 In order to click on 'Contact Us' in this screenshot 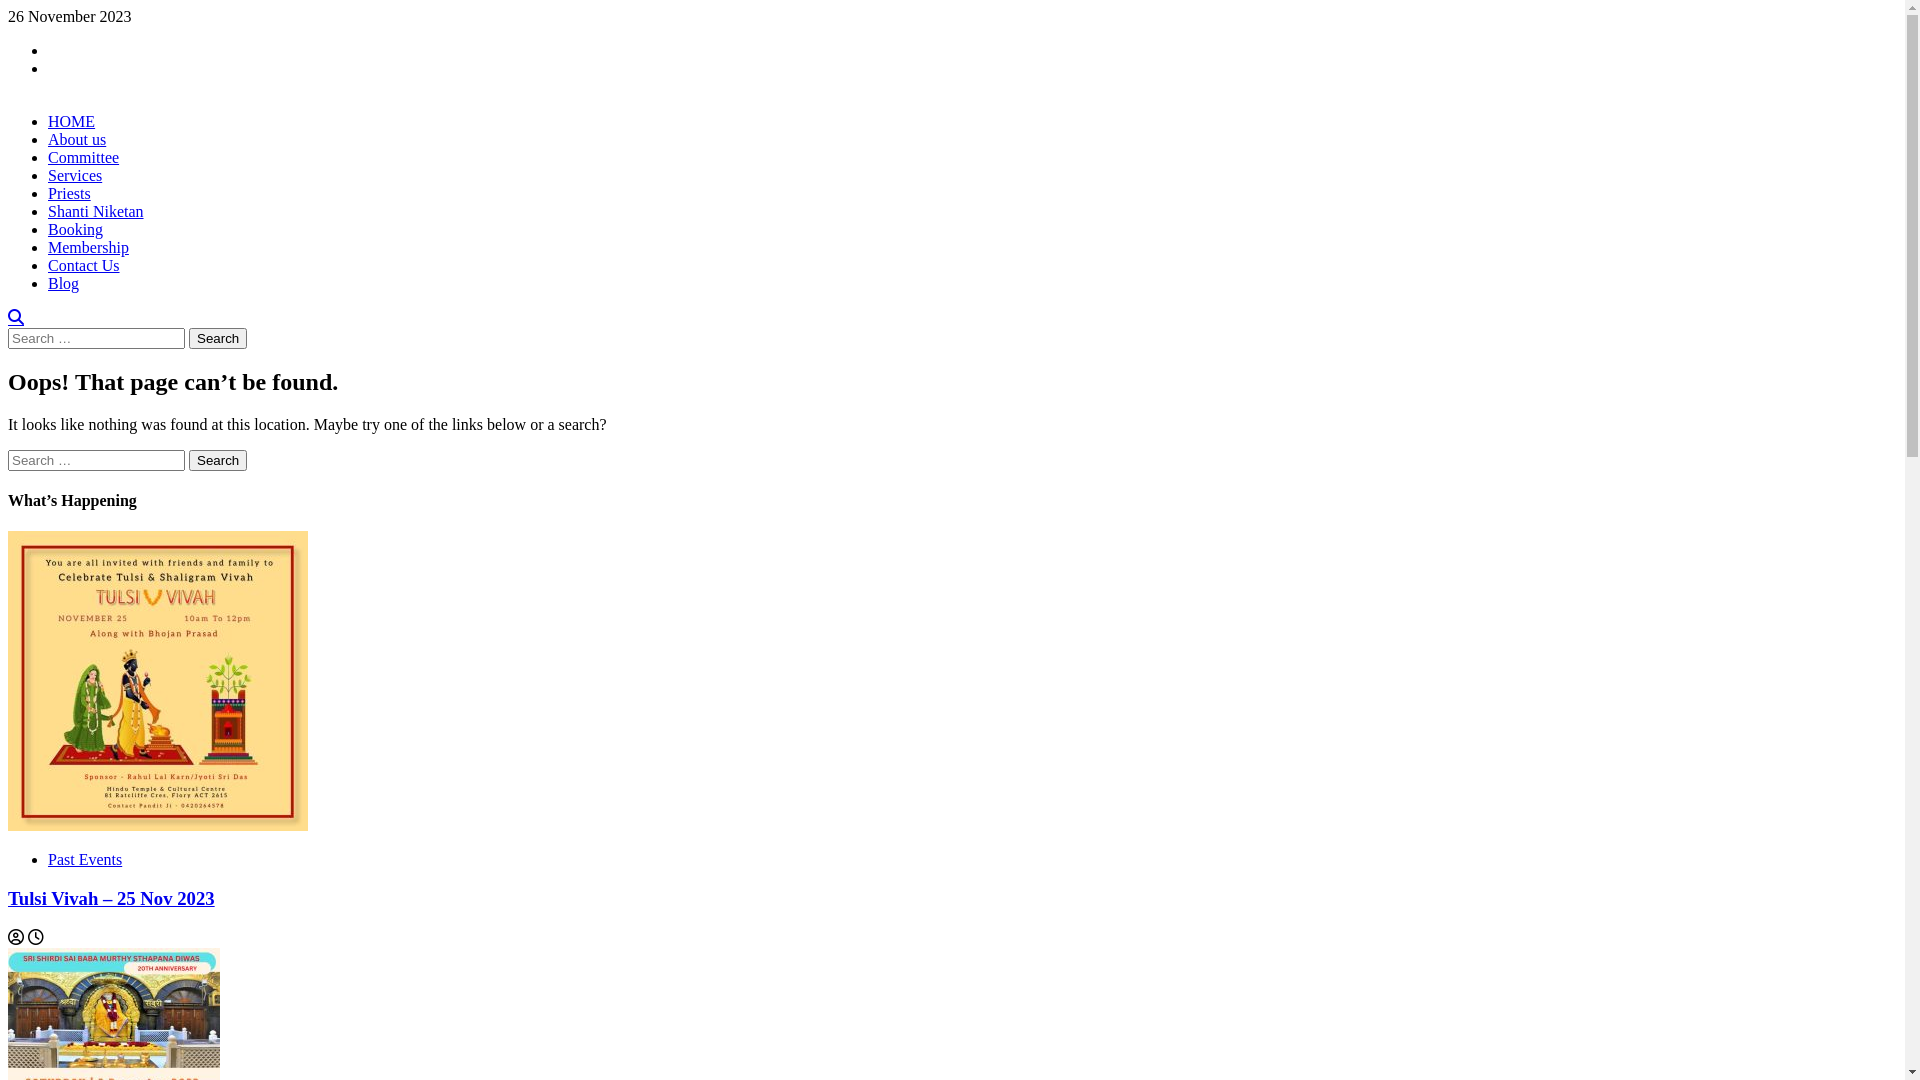, I will do `click(82, 264)`.